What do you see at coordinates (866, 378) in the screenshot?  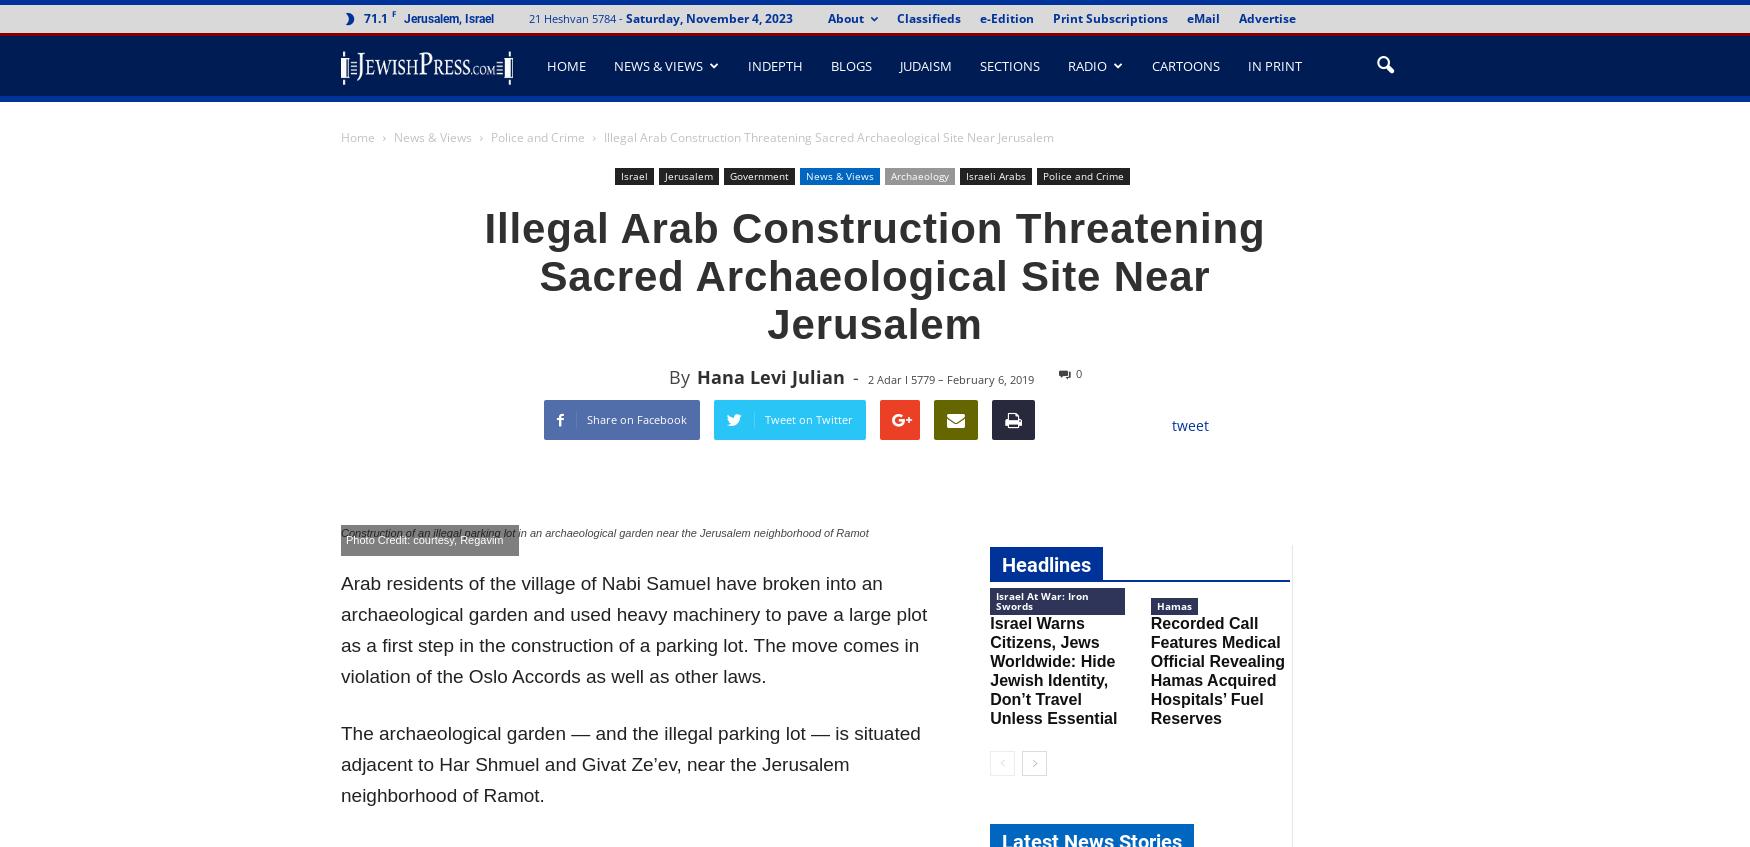 I see `'2 Adar I 5779 – February 6, 2019'` at bounding box center [866, 378].